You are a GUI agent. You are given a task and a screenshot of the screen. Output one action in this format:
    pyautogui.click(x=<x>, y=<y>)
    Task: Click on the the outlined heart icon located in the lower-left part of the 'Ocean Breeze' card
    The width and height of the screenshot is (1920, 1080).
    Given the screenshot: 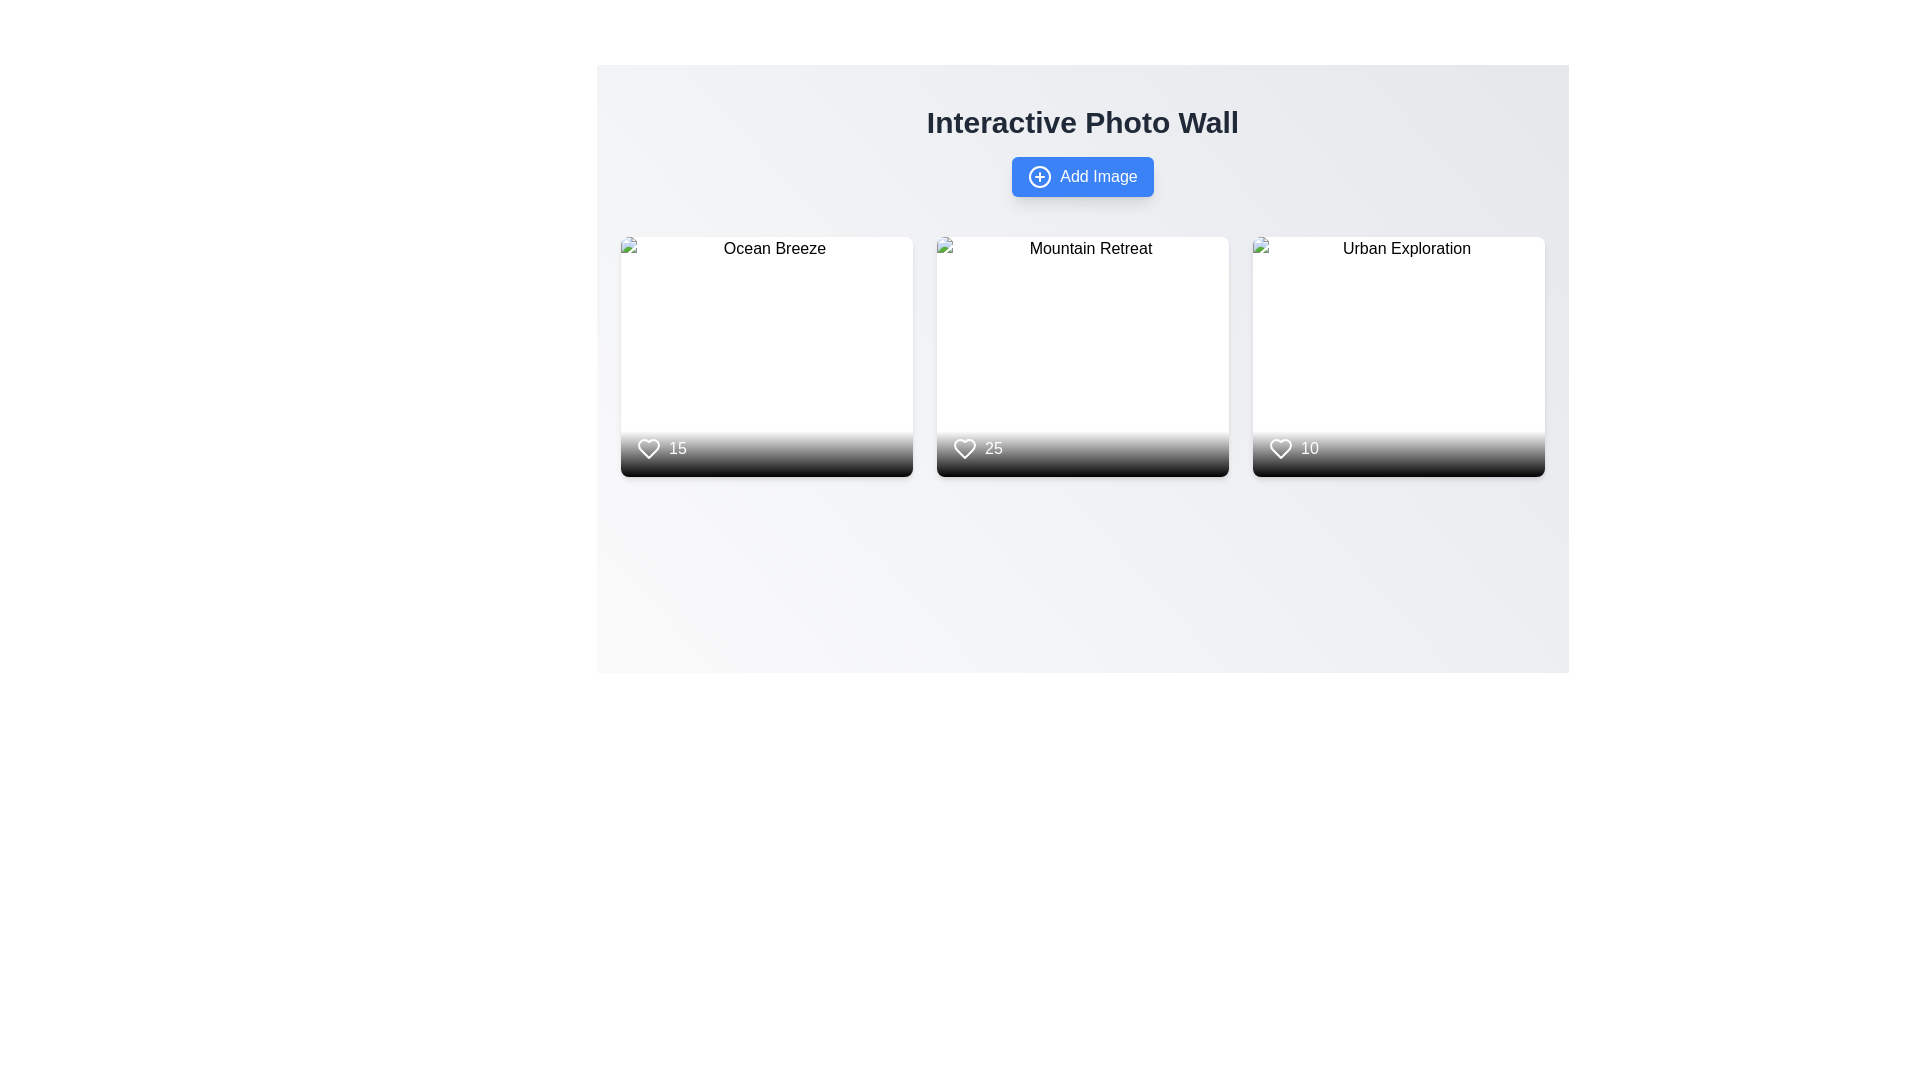 What is the action you would take?
    pyautogui.click(x=648, y=447)
    